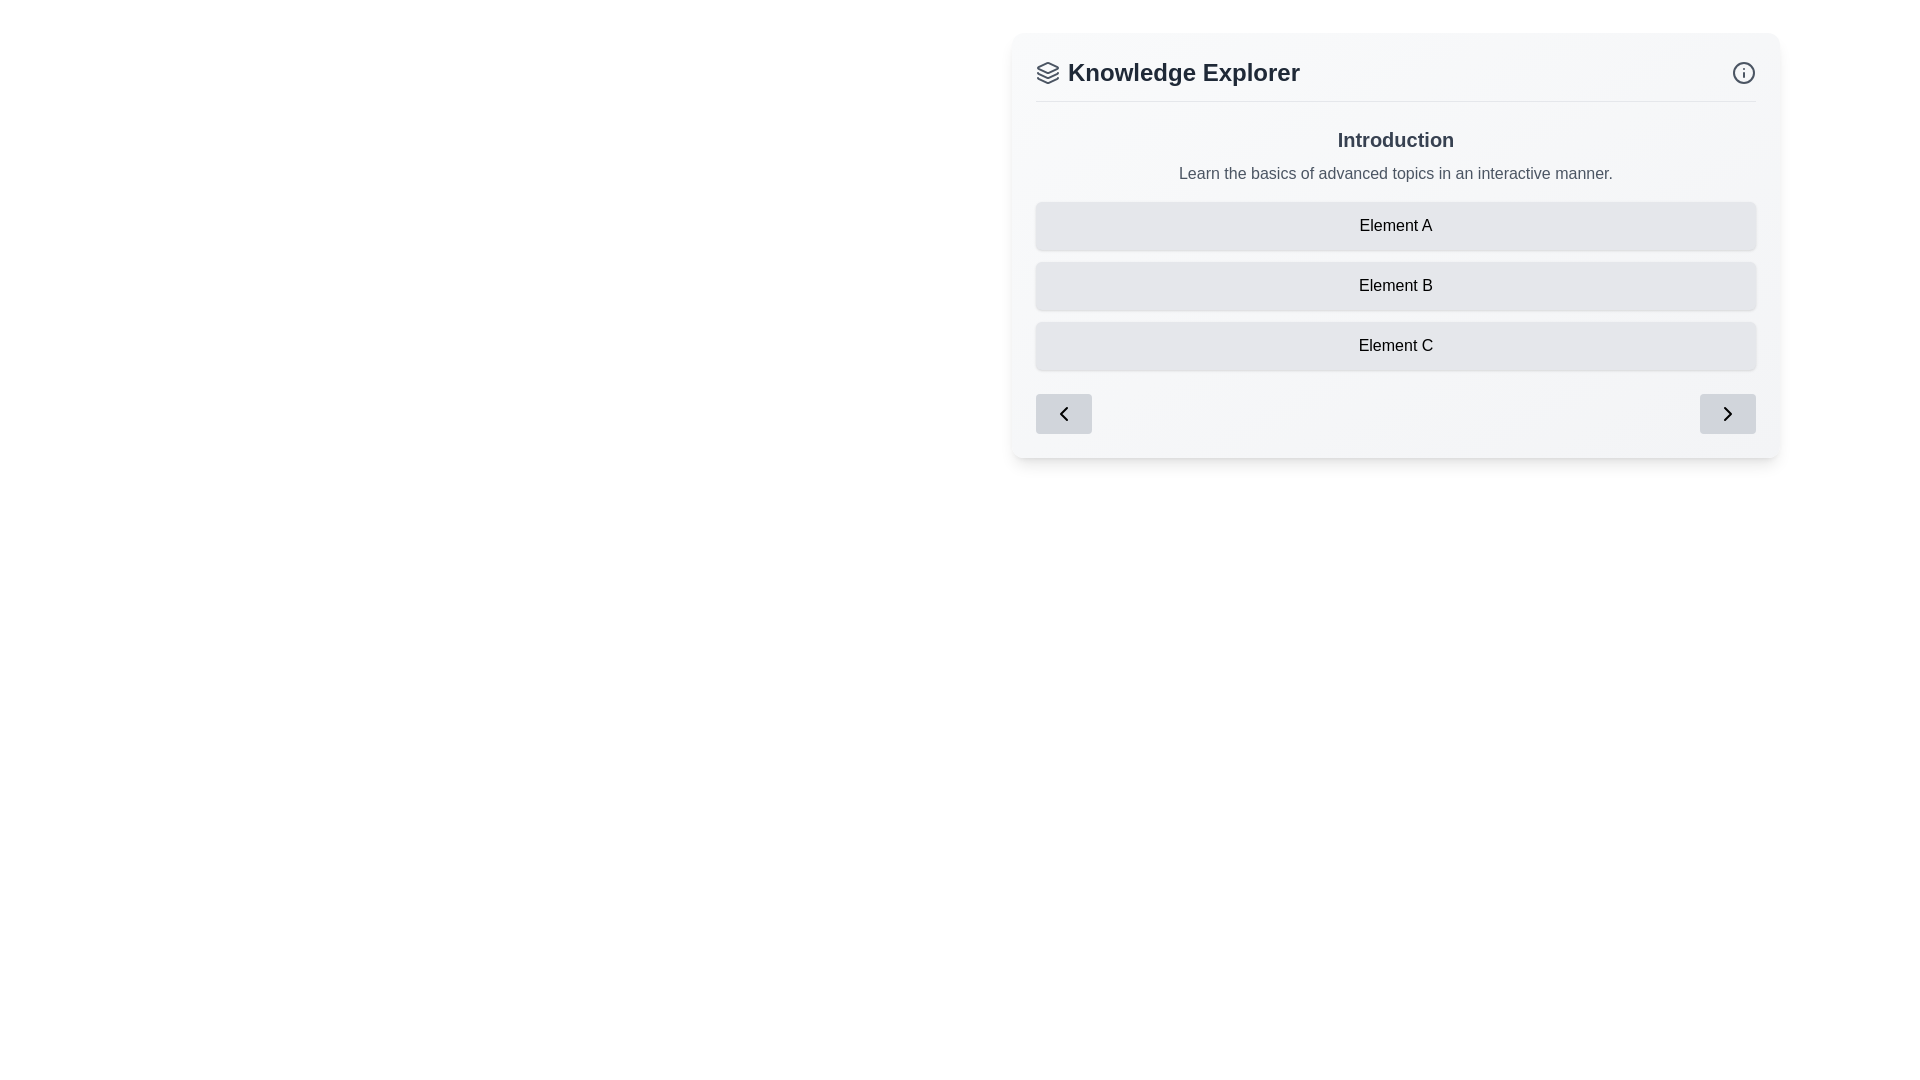 The height and width of the screenshot is (1080, 1920). What do you see at coordinates (1395, 154) in the screenshot?
I see `the Text Header with Subheader that includes the title 'Introduction' and the subtitle 'Learn the basics of advanced topics in an interactive manner.'` at bounding box center [1395, 154].